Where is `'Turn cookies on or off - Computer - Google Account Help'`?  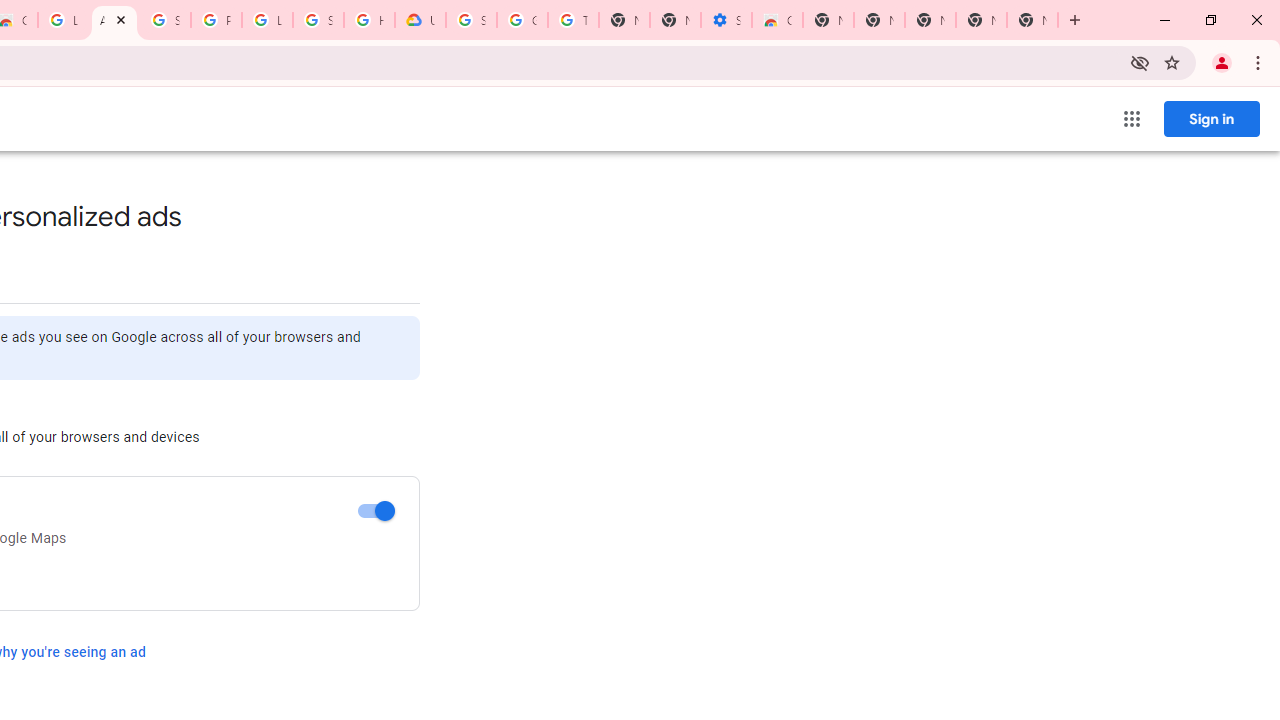
'Turn cookies on or off - Computer - Google Account Help' is located at coordinates (572, 20).